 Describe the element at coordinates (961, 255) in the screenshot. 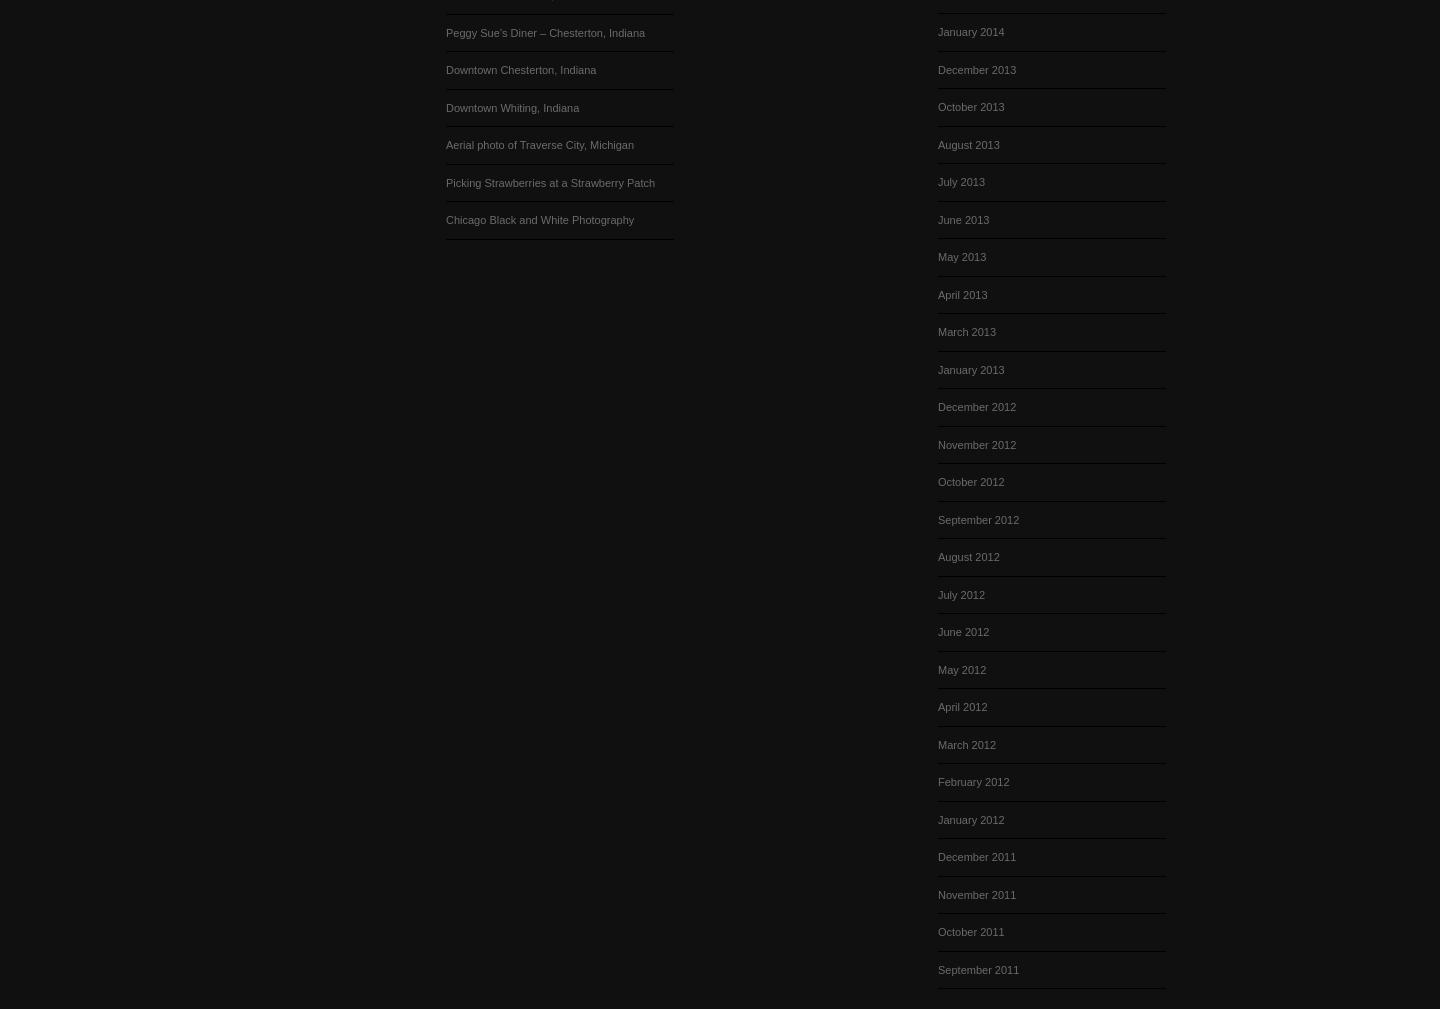

I see `'May 2013'` at that location.